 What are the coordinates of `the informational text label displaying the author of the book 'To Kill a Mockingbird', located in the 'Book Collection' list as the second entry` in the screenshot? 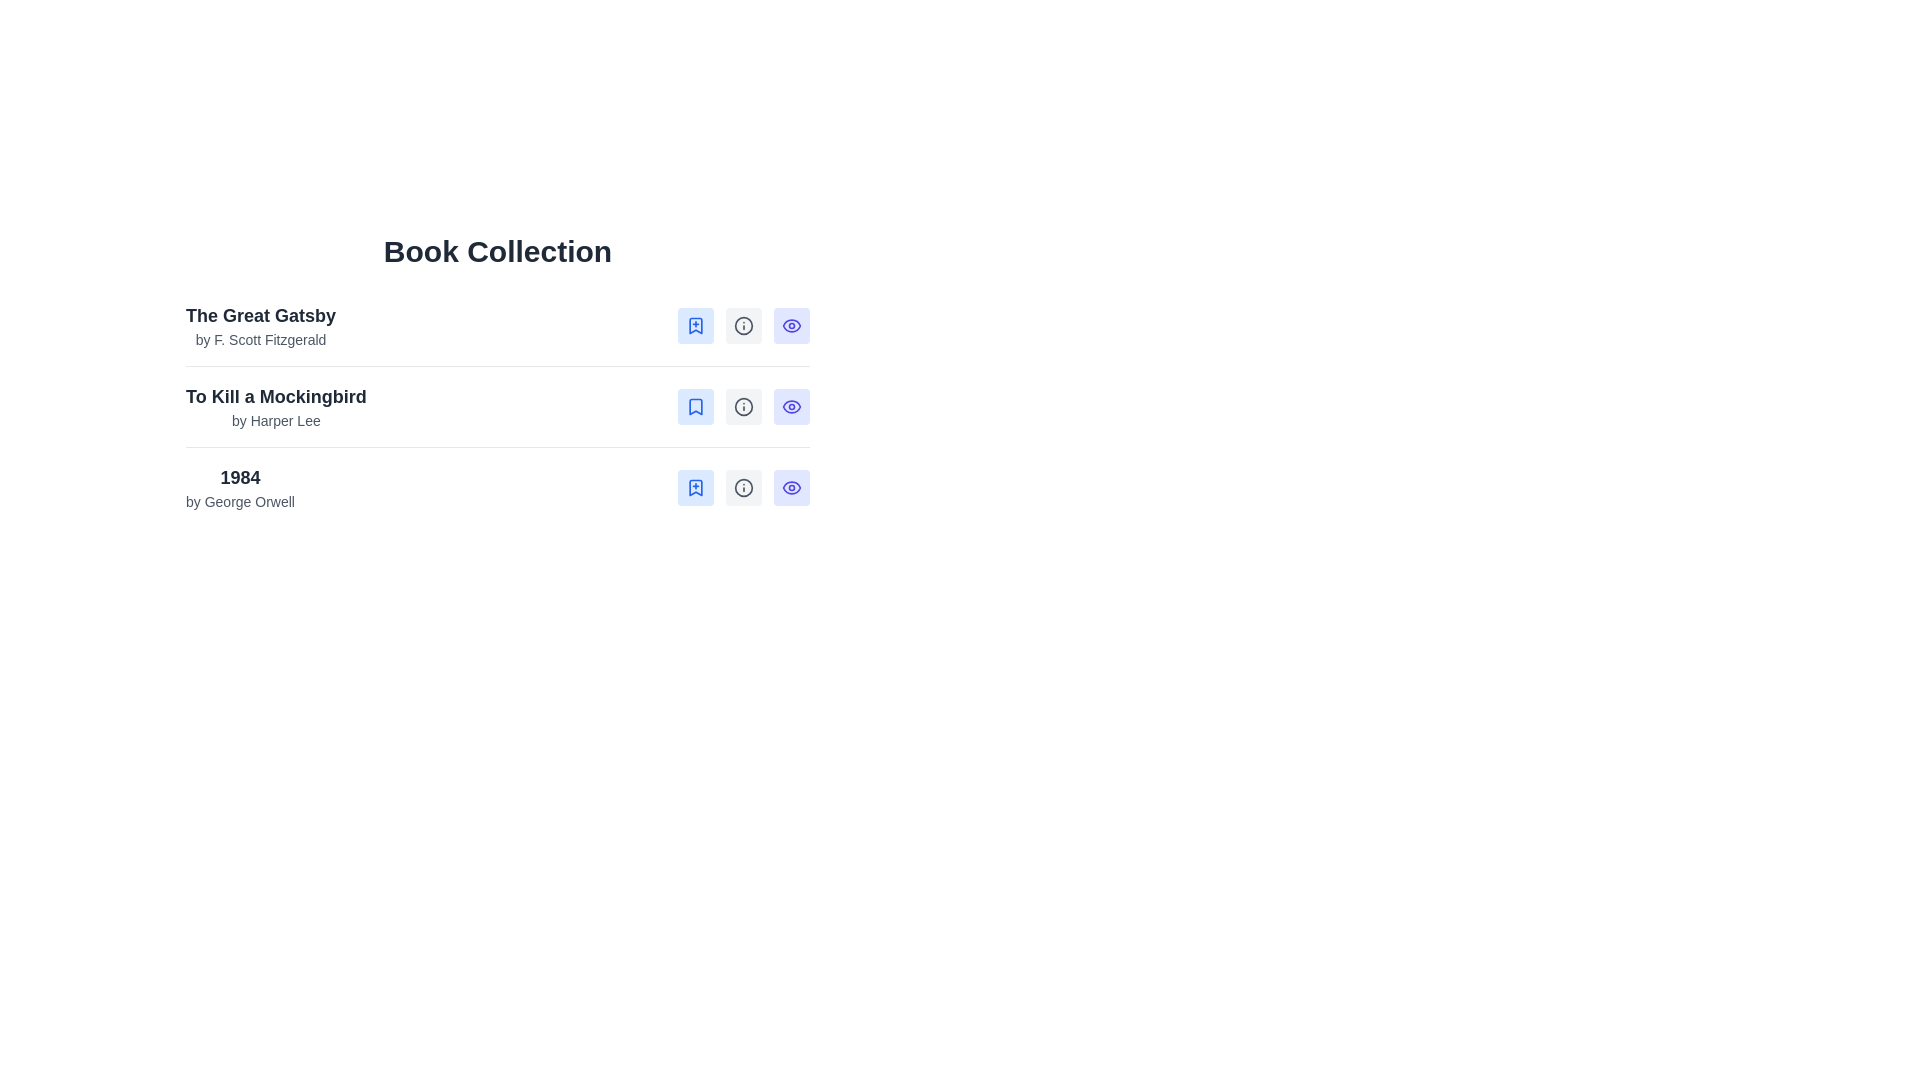 It's located at (275, 419).